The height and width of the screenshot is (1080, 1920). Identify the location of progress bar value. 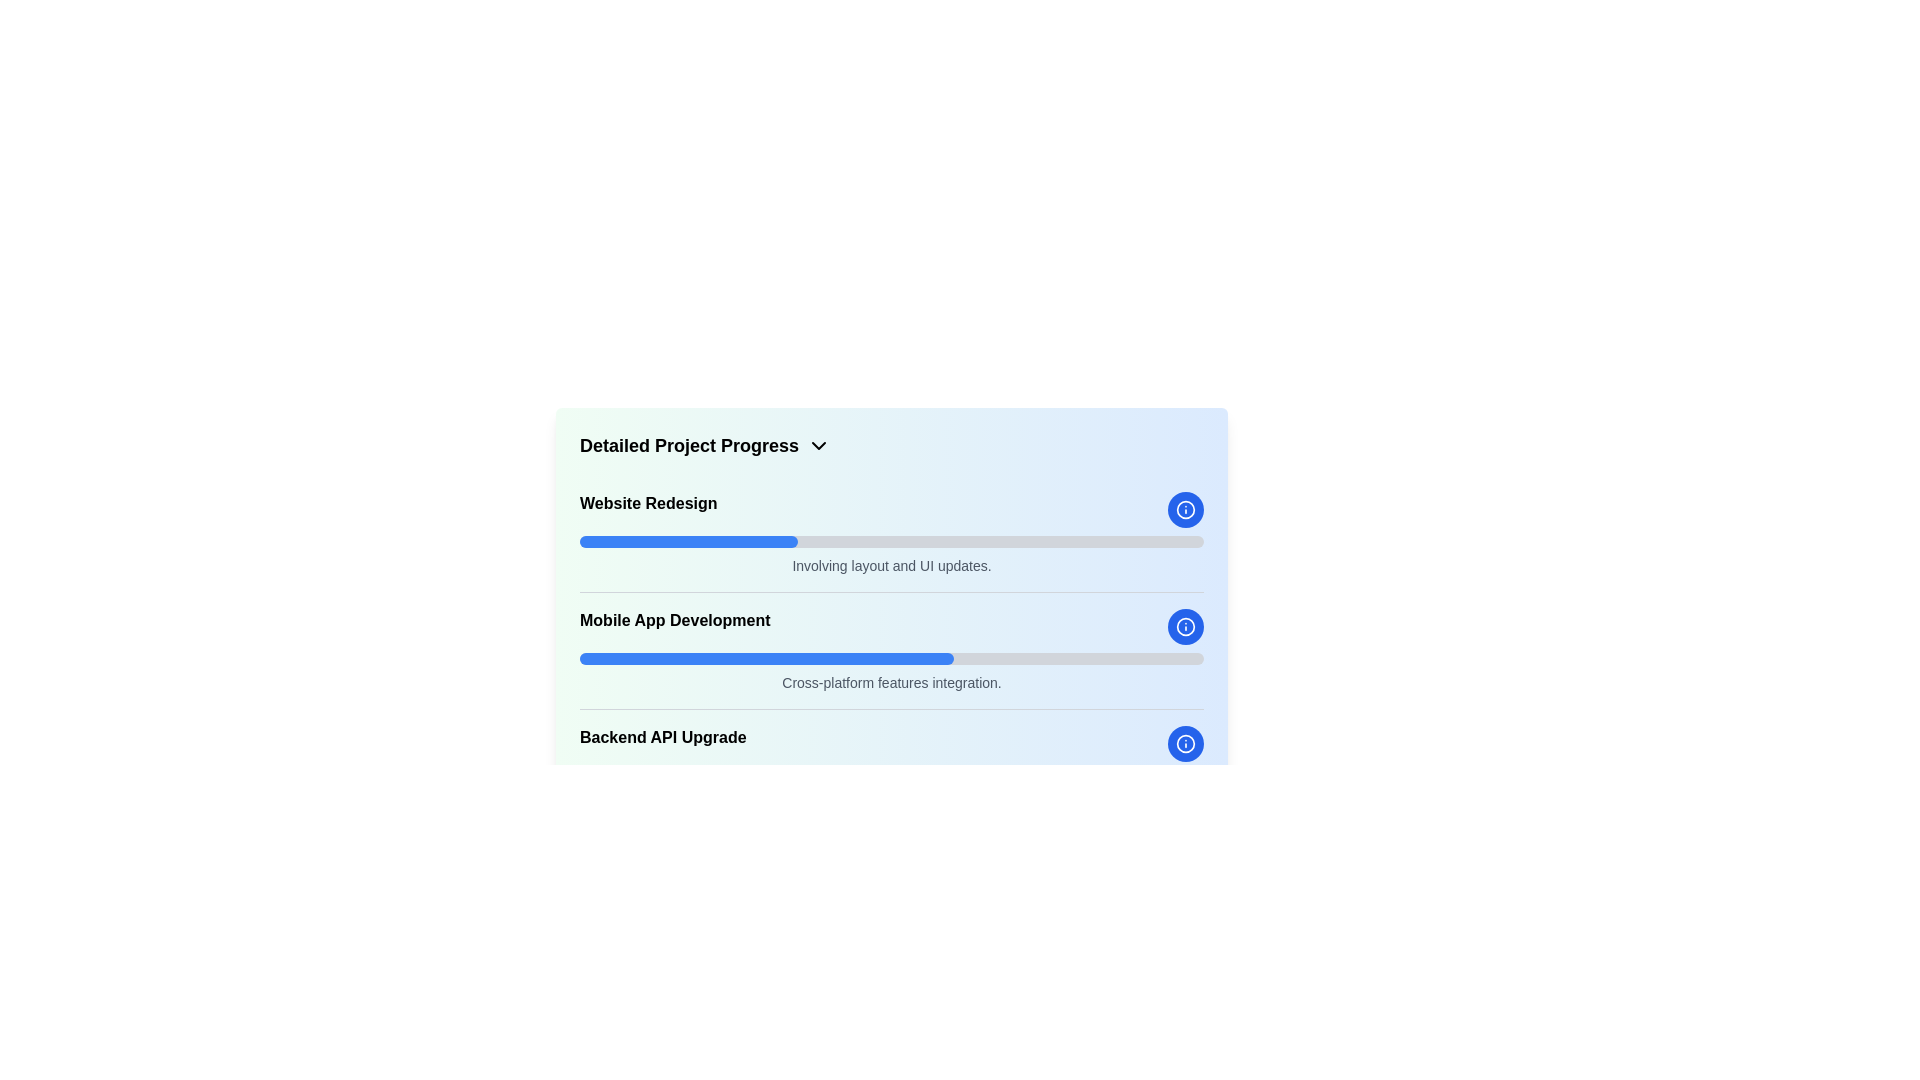
(622, 659).